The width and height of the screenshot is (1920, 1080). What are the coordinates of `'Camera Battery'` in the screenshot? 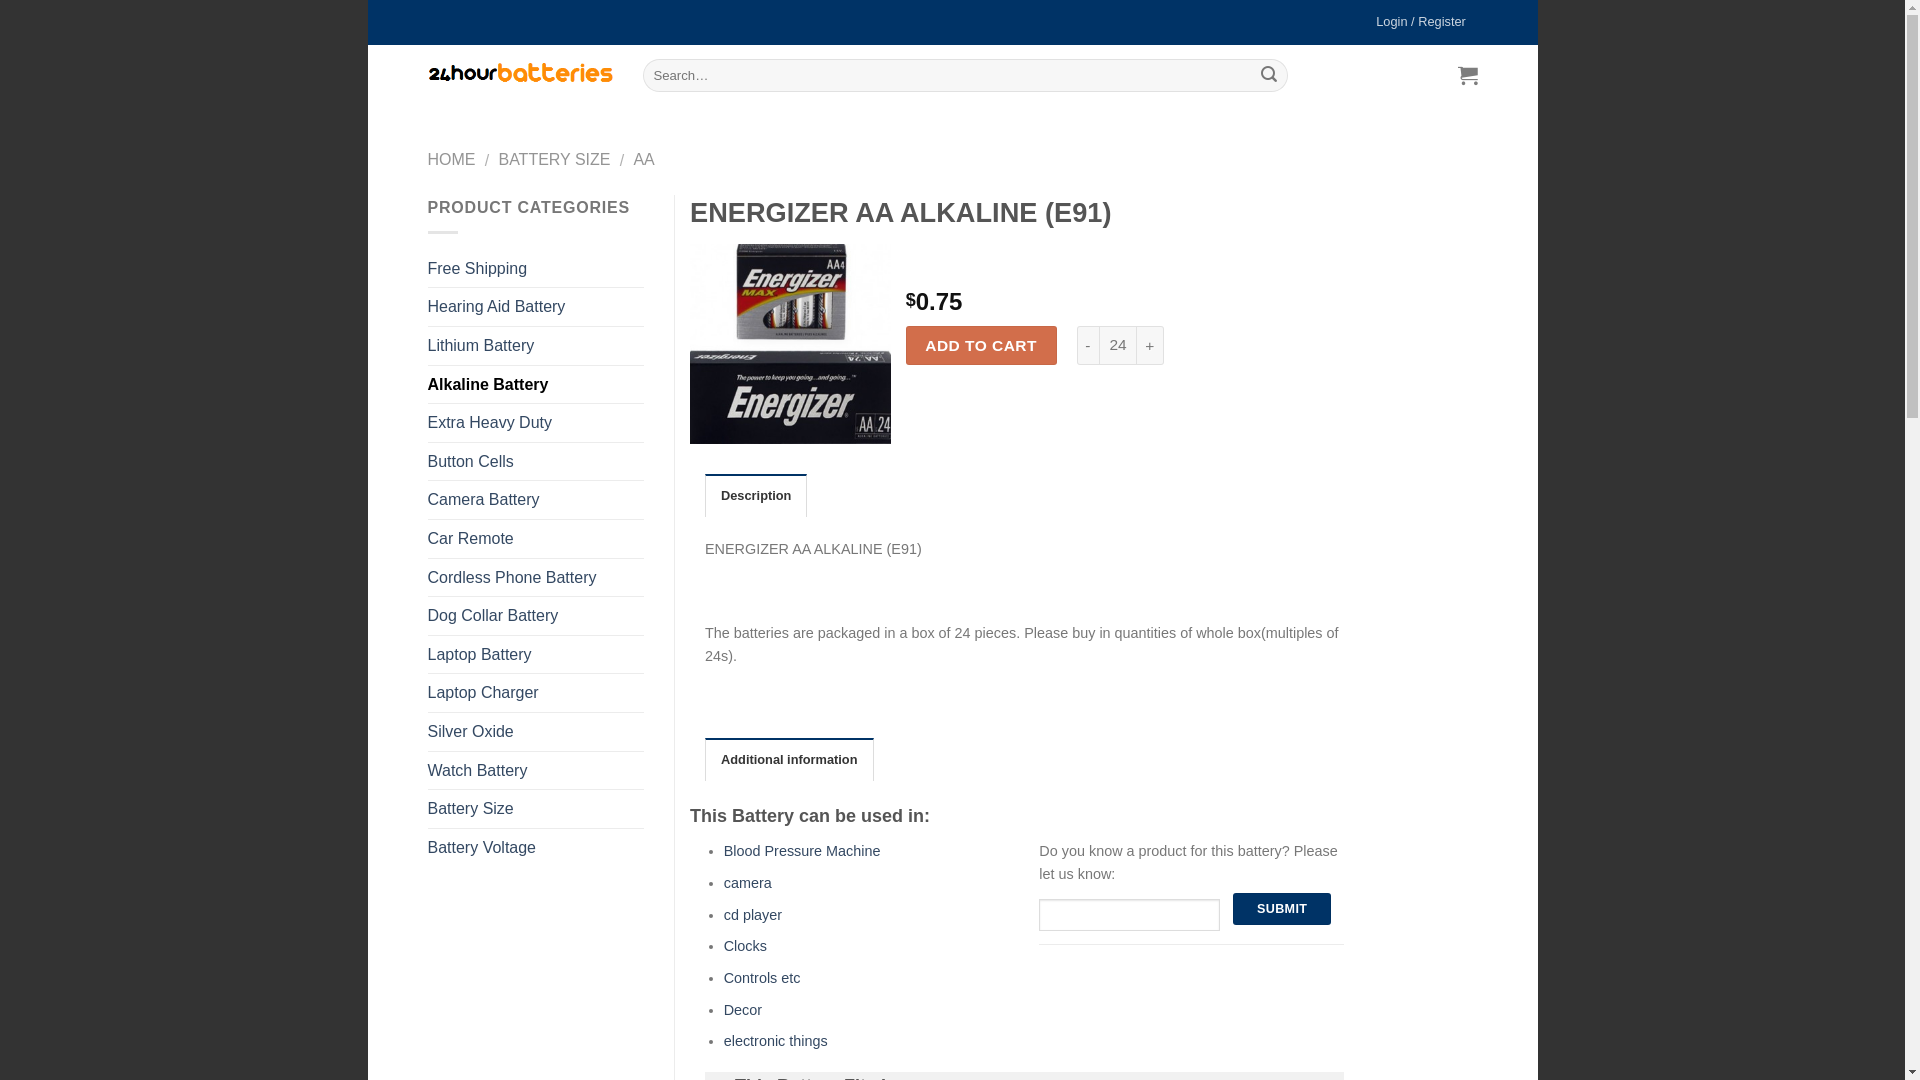 It's located at (536, 499).